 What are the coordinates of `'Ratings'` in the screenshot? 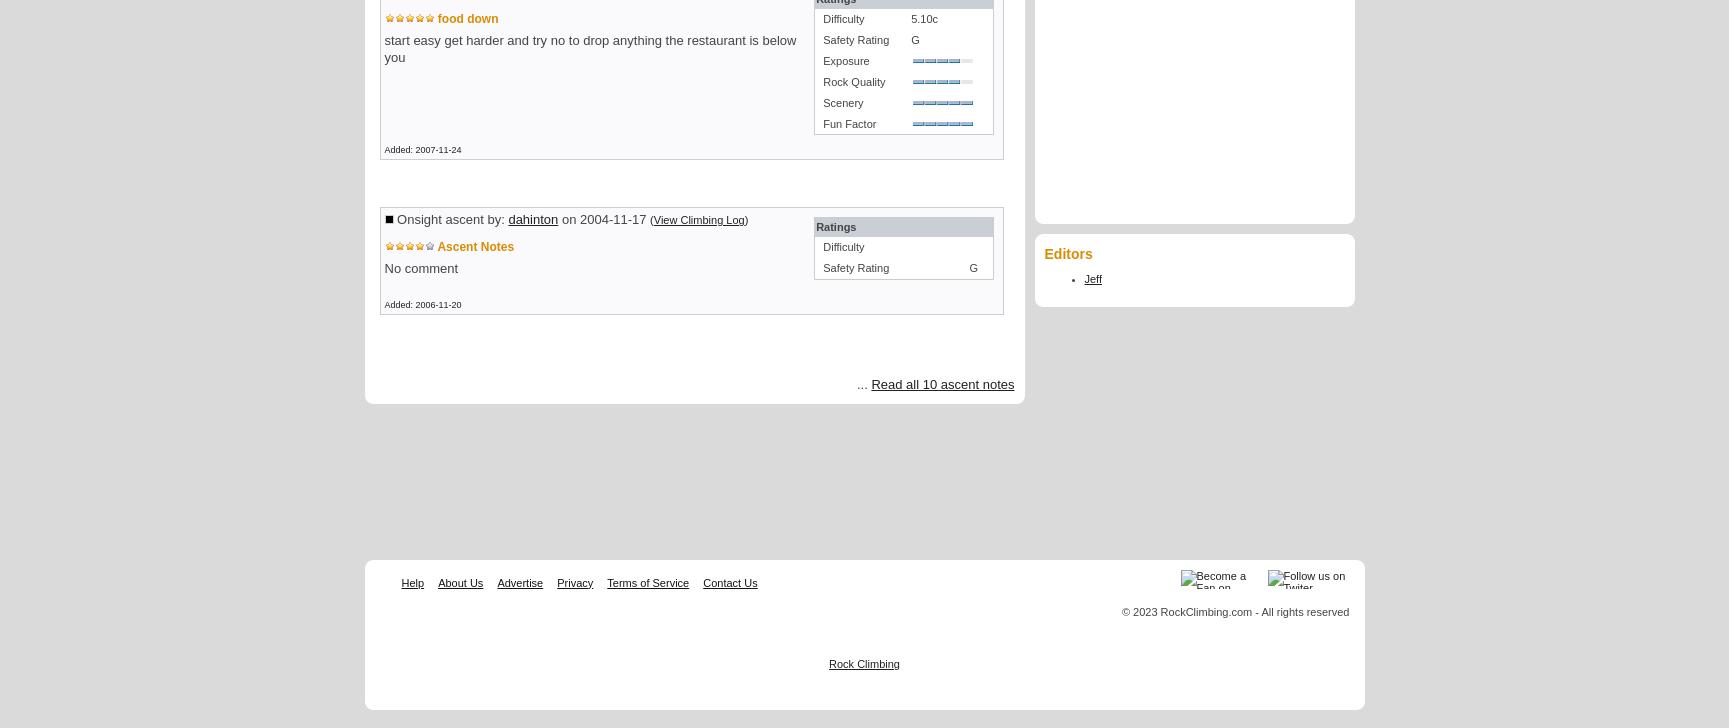 It's located at (835, 226).